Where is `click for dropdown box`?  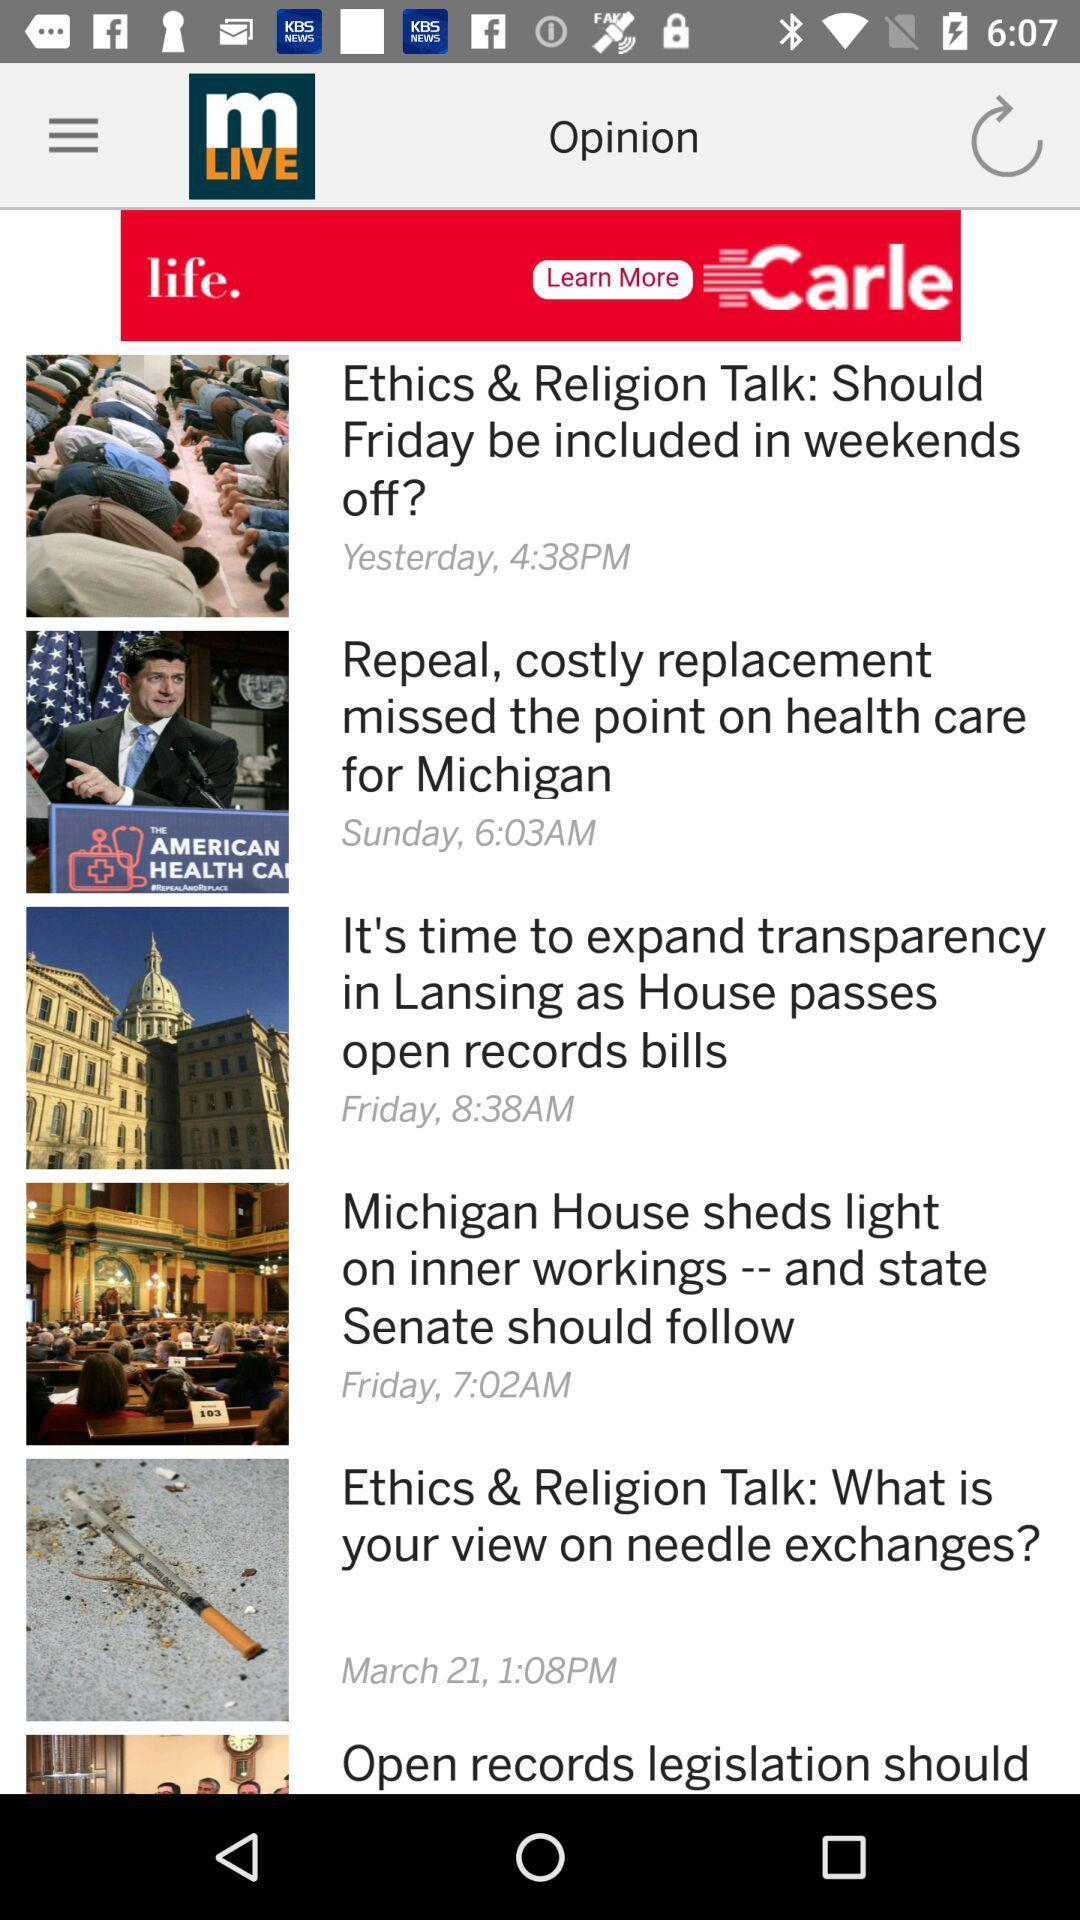 click for dropdown box is located at coordinates (72, 135).